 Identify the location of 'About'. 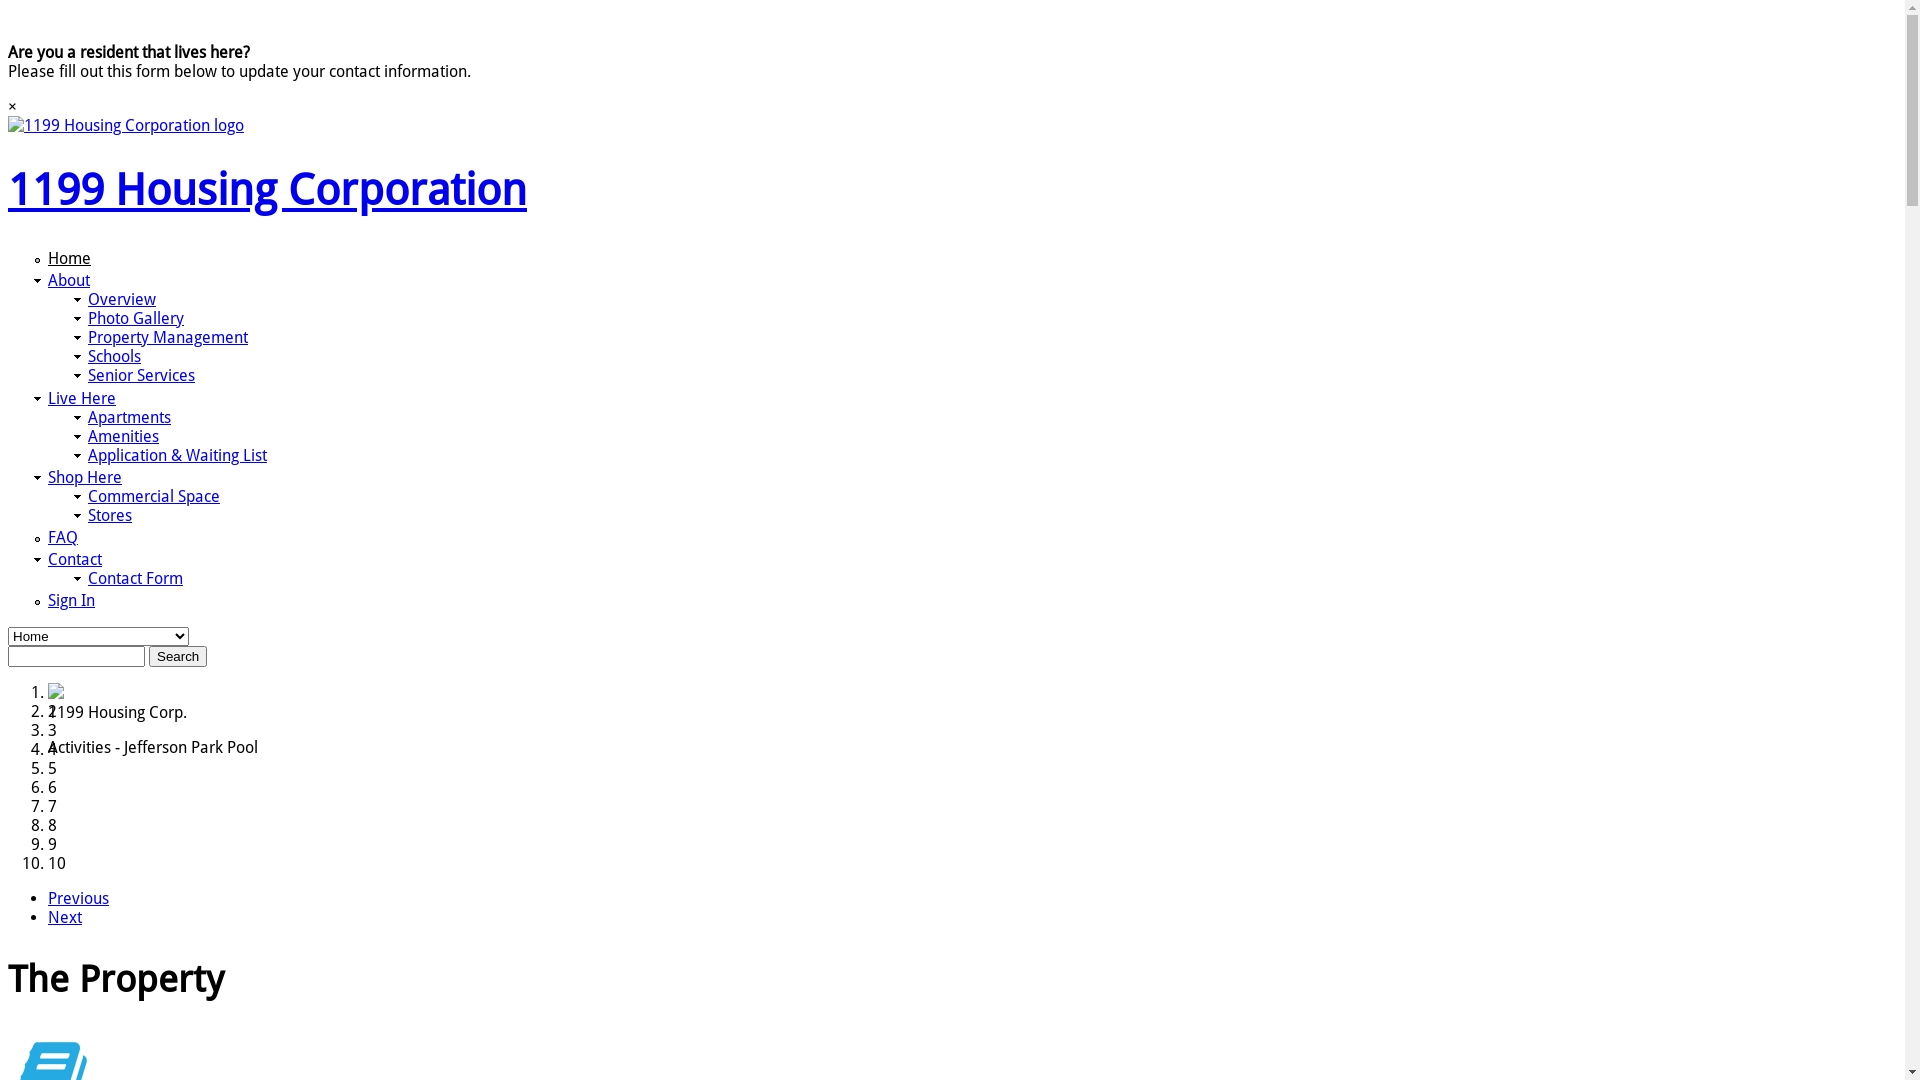
(48, 280).